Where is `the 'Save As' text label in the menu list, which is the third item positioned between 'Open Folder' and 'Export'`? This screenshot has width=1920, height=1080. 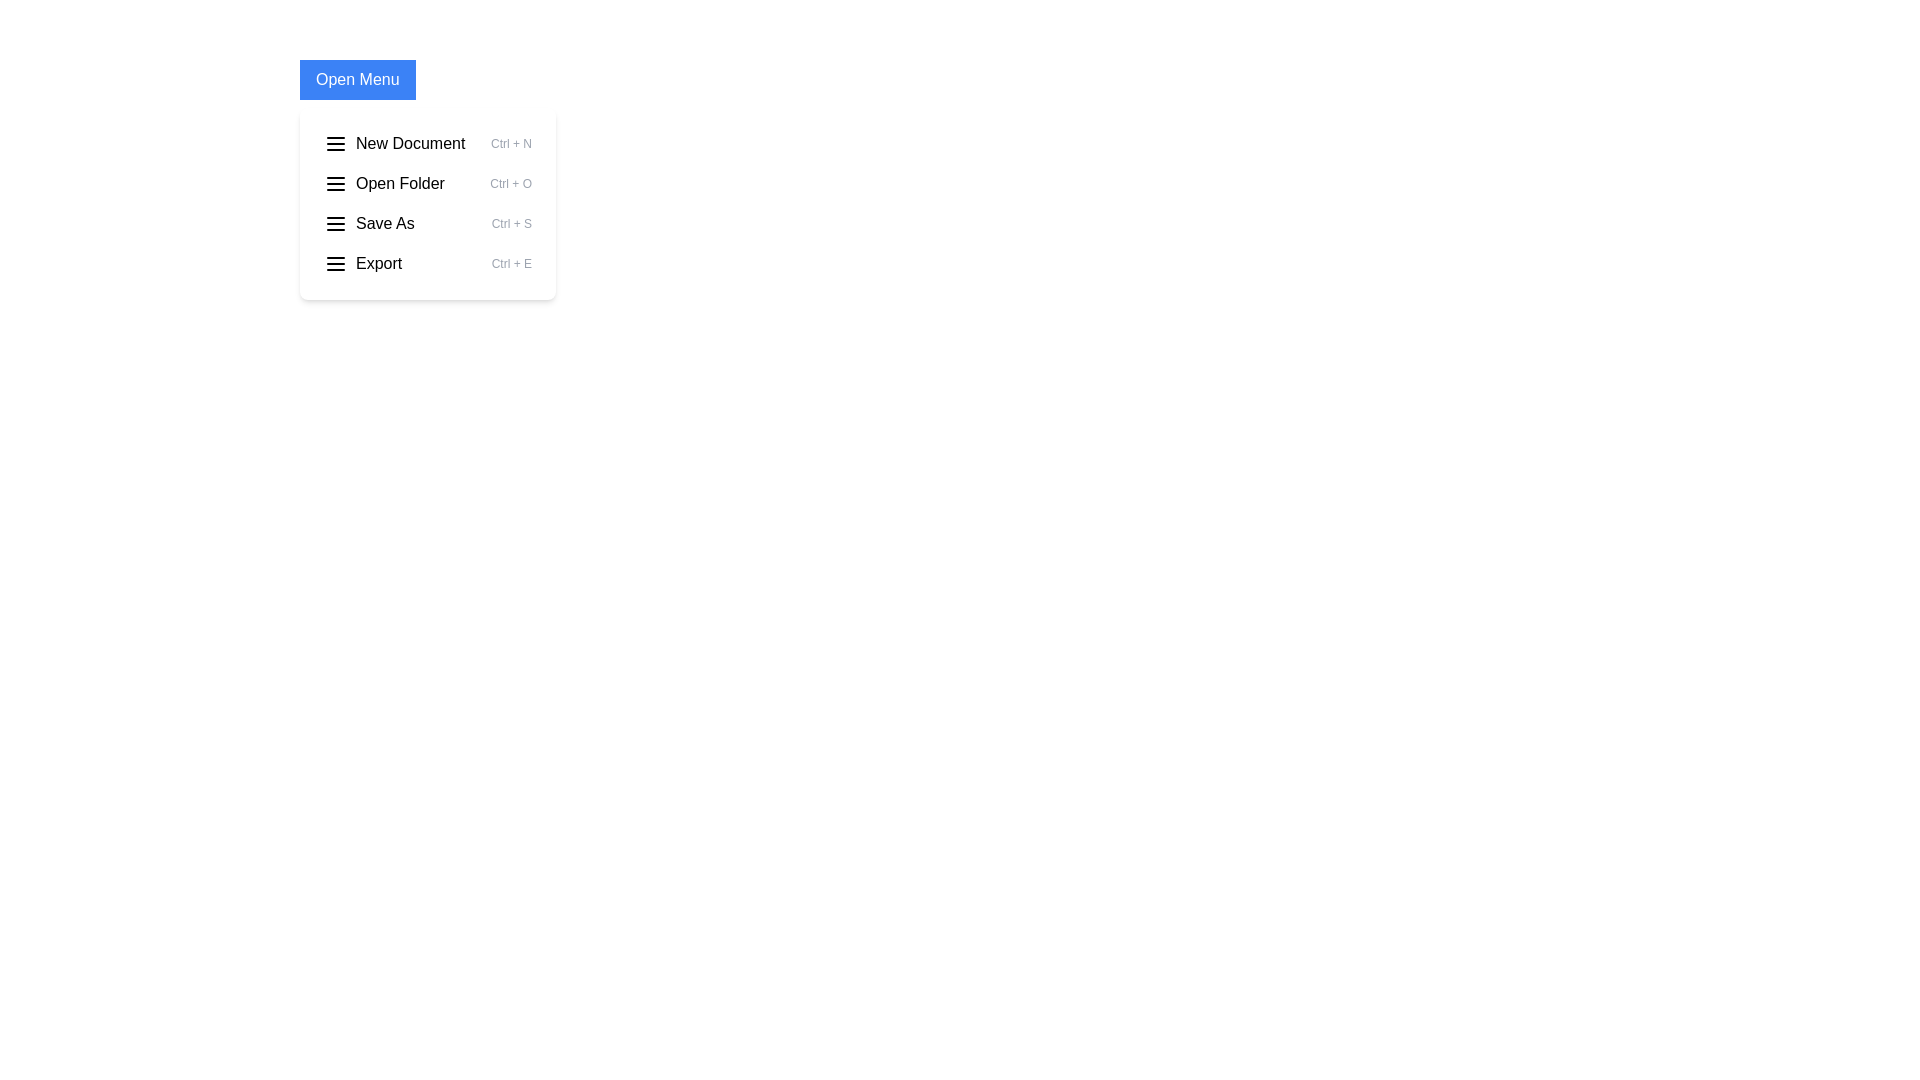 the 'Save As' text label in the menu list, which is the third item positioned between 'Open Folder' and 'Export' is located at coordinates (385, 223).